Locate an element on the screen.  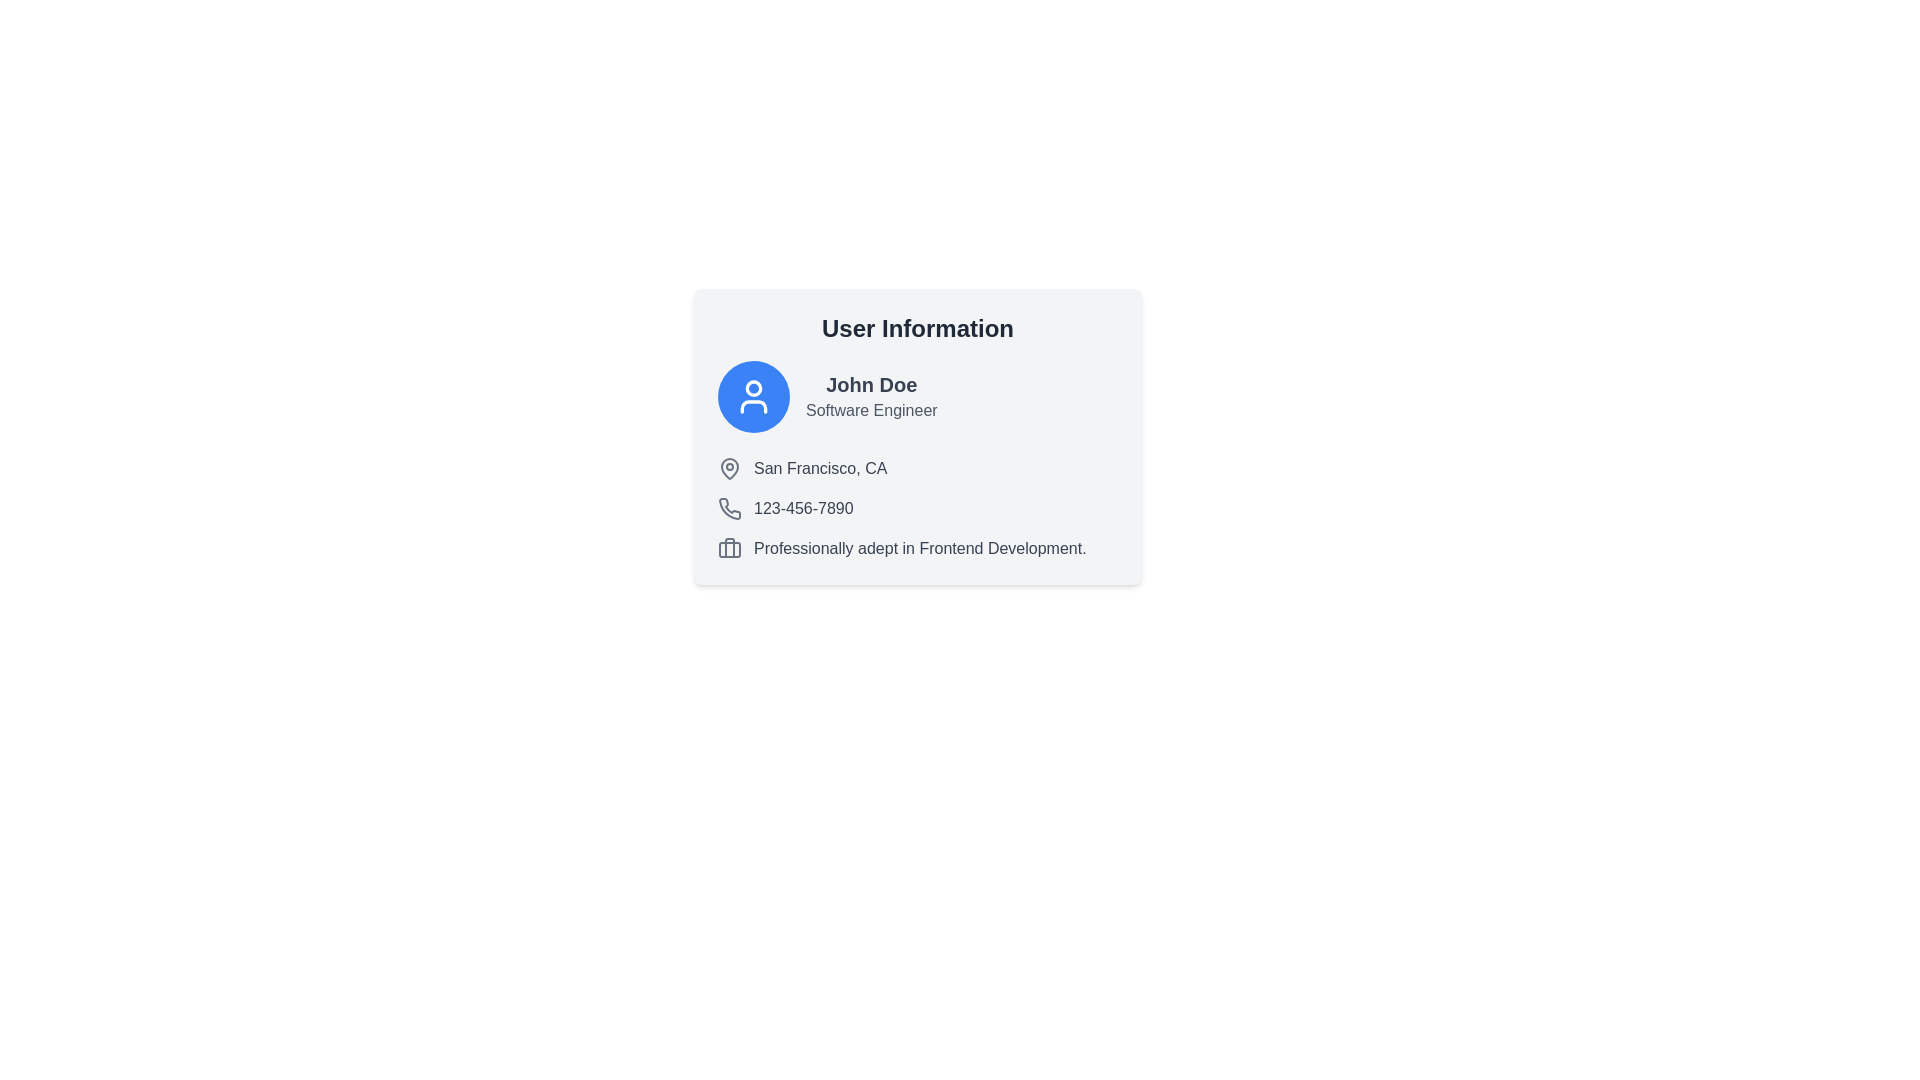
the descriptive text label that provides information about the user's professional expertise, located at the bottom of the user information card is located at coordinates (919, 548).